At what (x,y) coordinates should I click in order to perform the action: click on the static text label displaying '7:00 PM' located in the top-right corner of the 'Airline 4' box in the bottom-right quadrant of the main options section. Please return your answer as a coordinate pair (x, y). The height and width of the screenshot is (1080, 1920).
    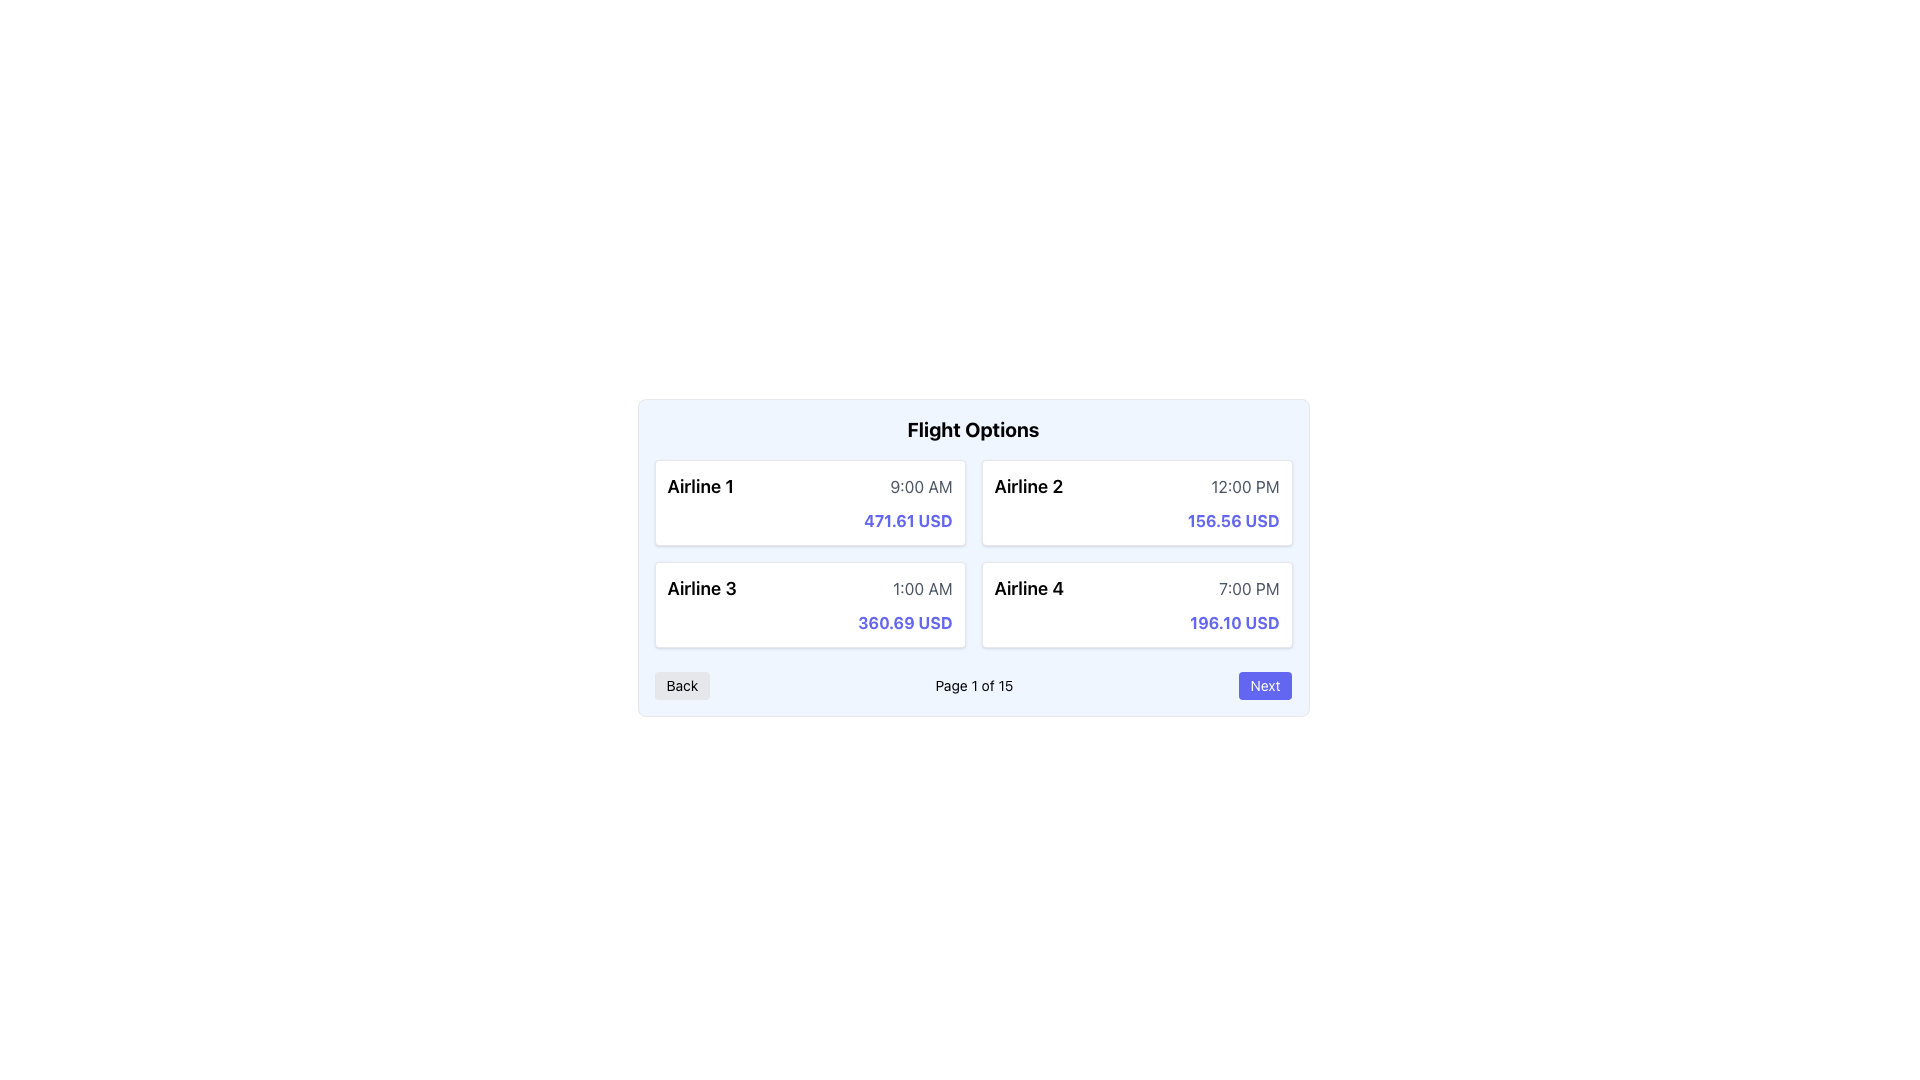
    Looking at the image, I should click on (1248, 588).